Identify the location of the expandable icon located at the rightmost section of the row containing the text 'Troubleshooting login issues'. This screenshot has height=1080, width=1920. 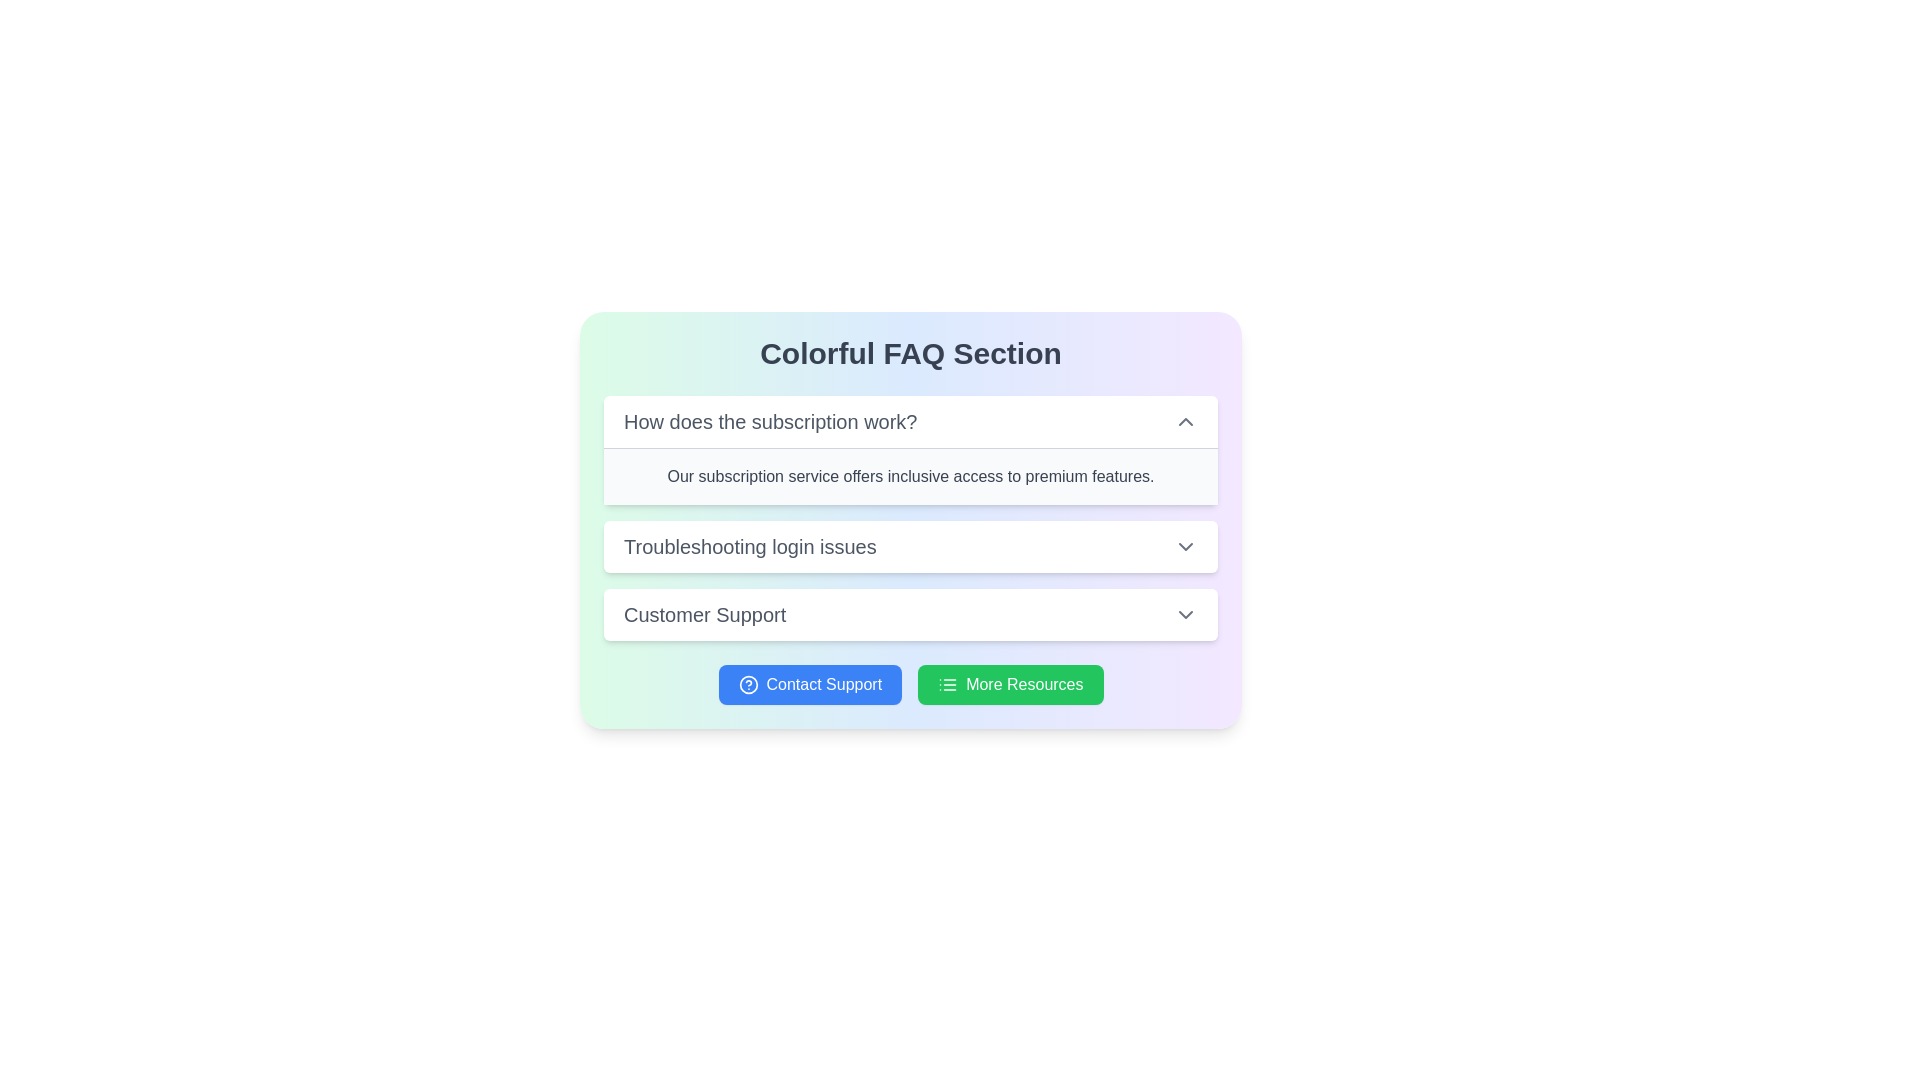
(1185, 547).